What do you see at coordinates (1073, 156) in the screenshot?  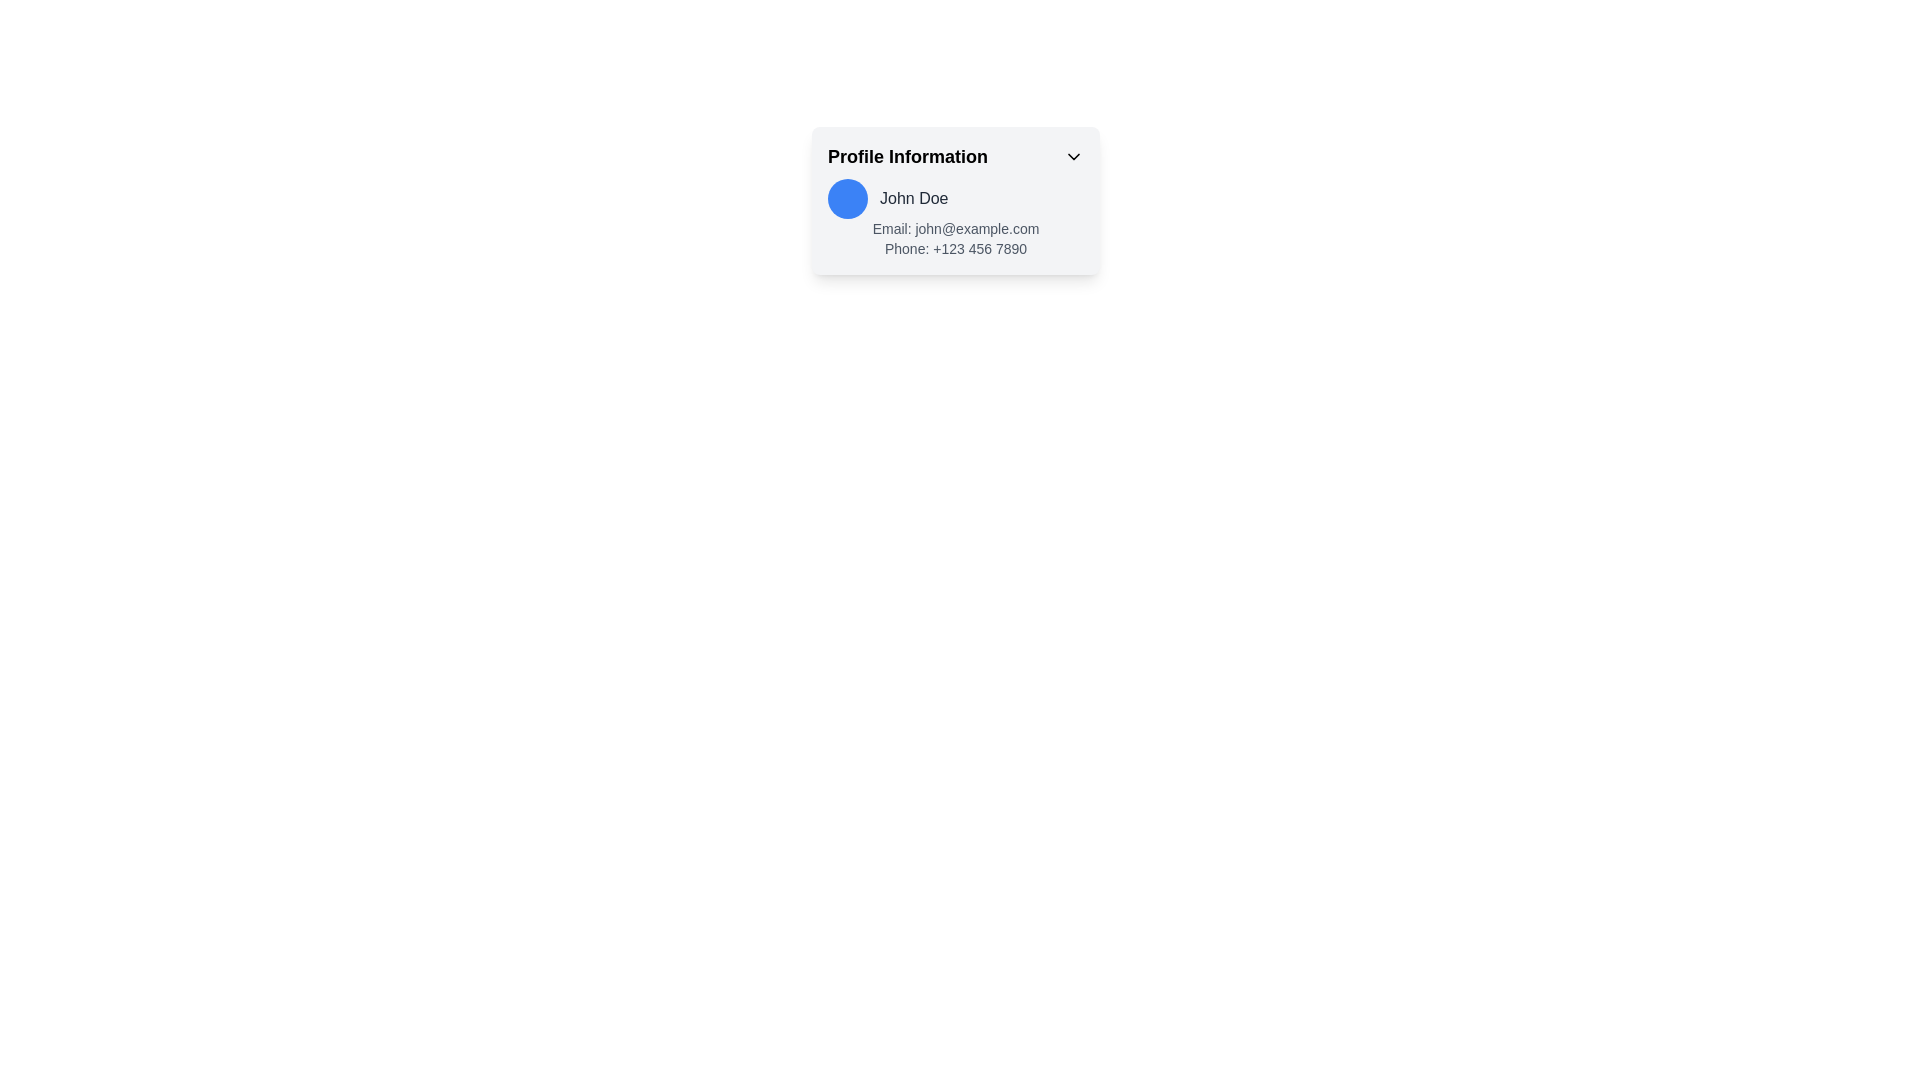 I see `the chevron icon located to the right of 'Profile Information'` at bounding box center [1073, 156].